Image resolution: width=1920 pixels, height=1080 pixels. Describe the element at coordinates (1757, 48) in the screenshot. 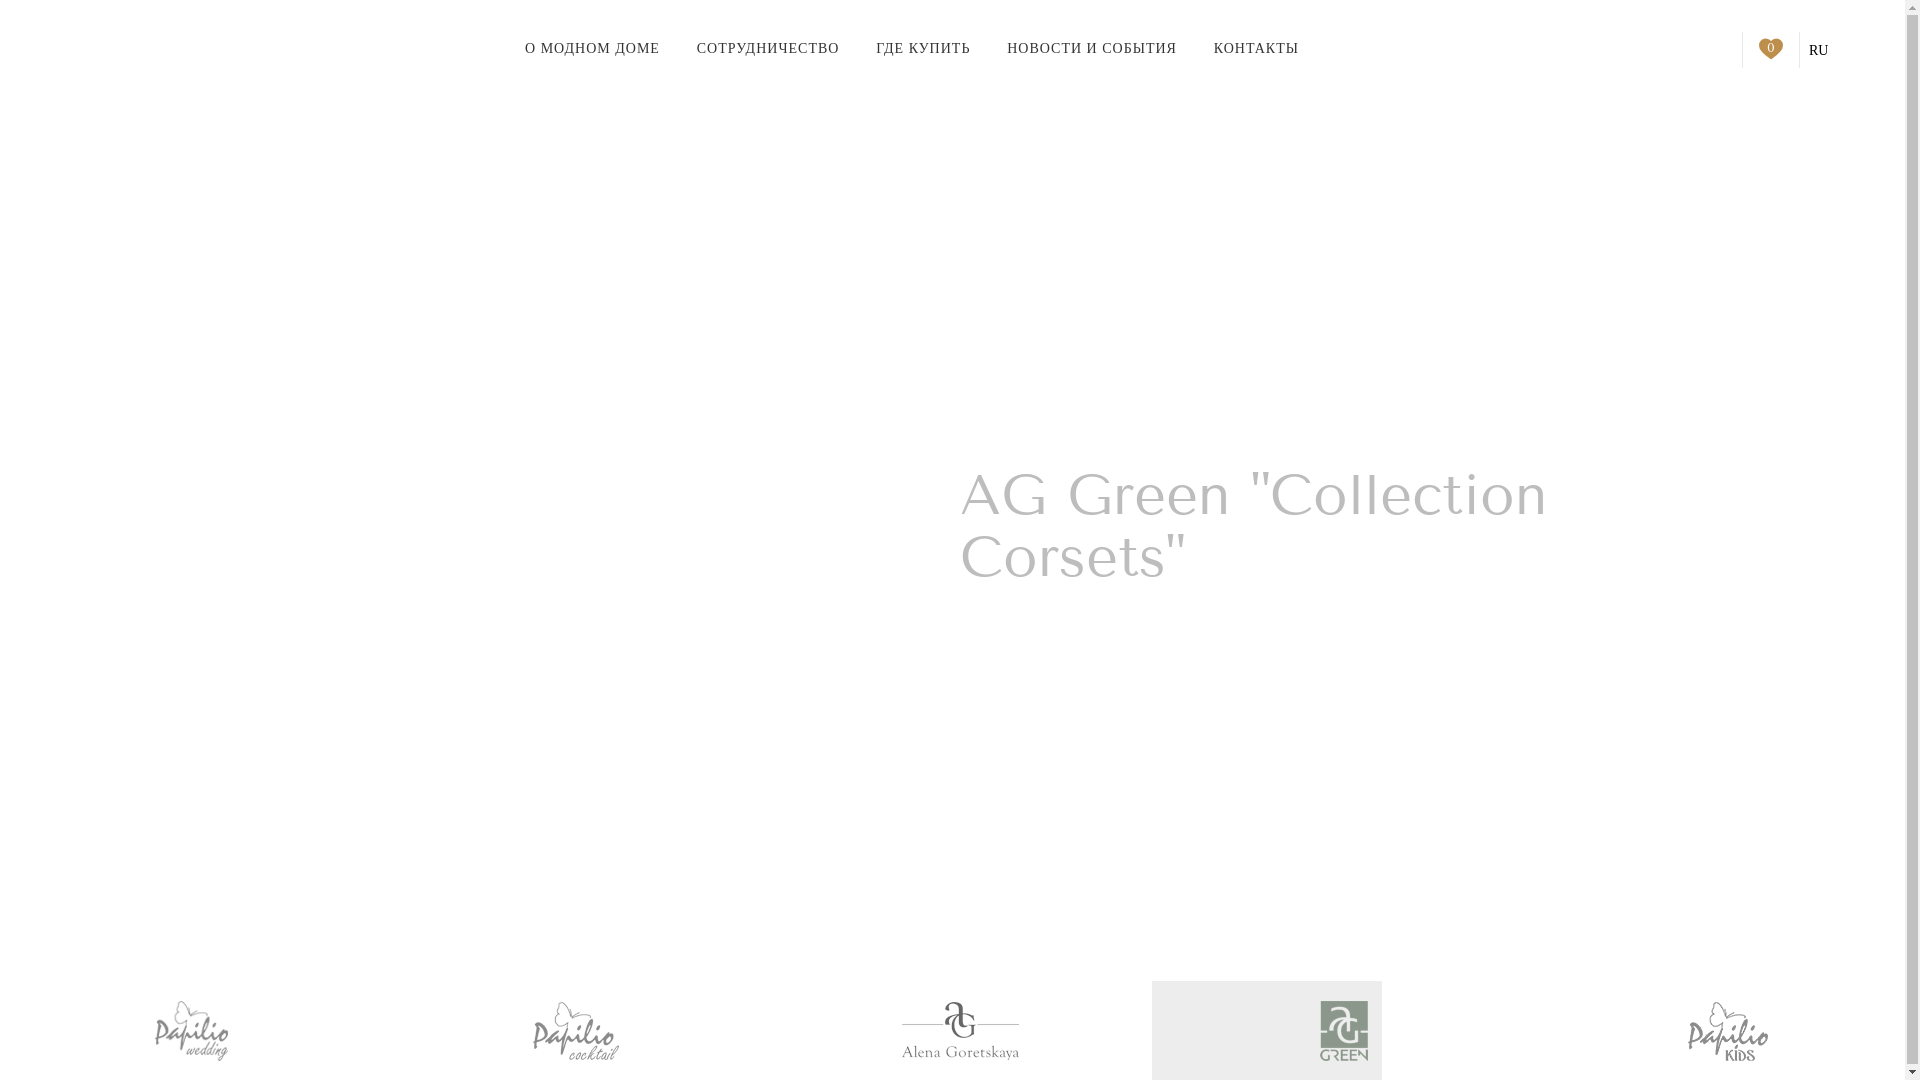

I see `'0'` at that location.